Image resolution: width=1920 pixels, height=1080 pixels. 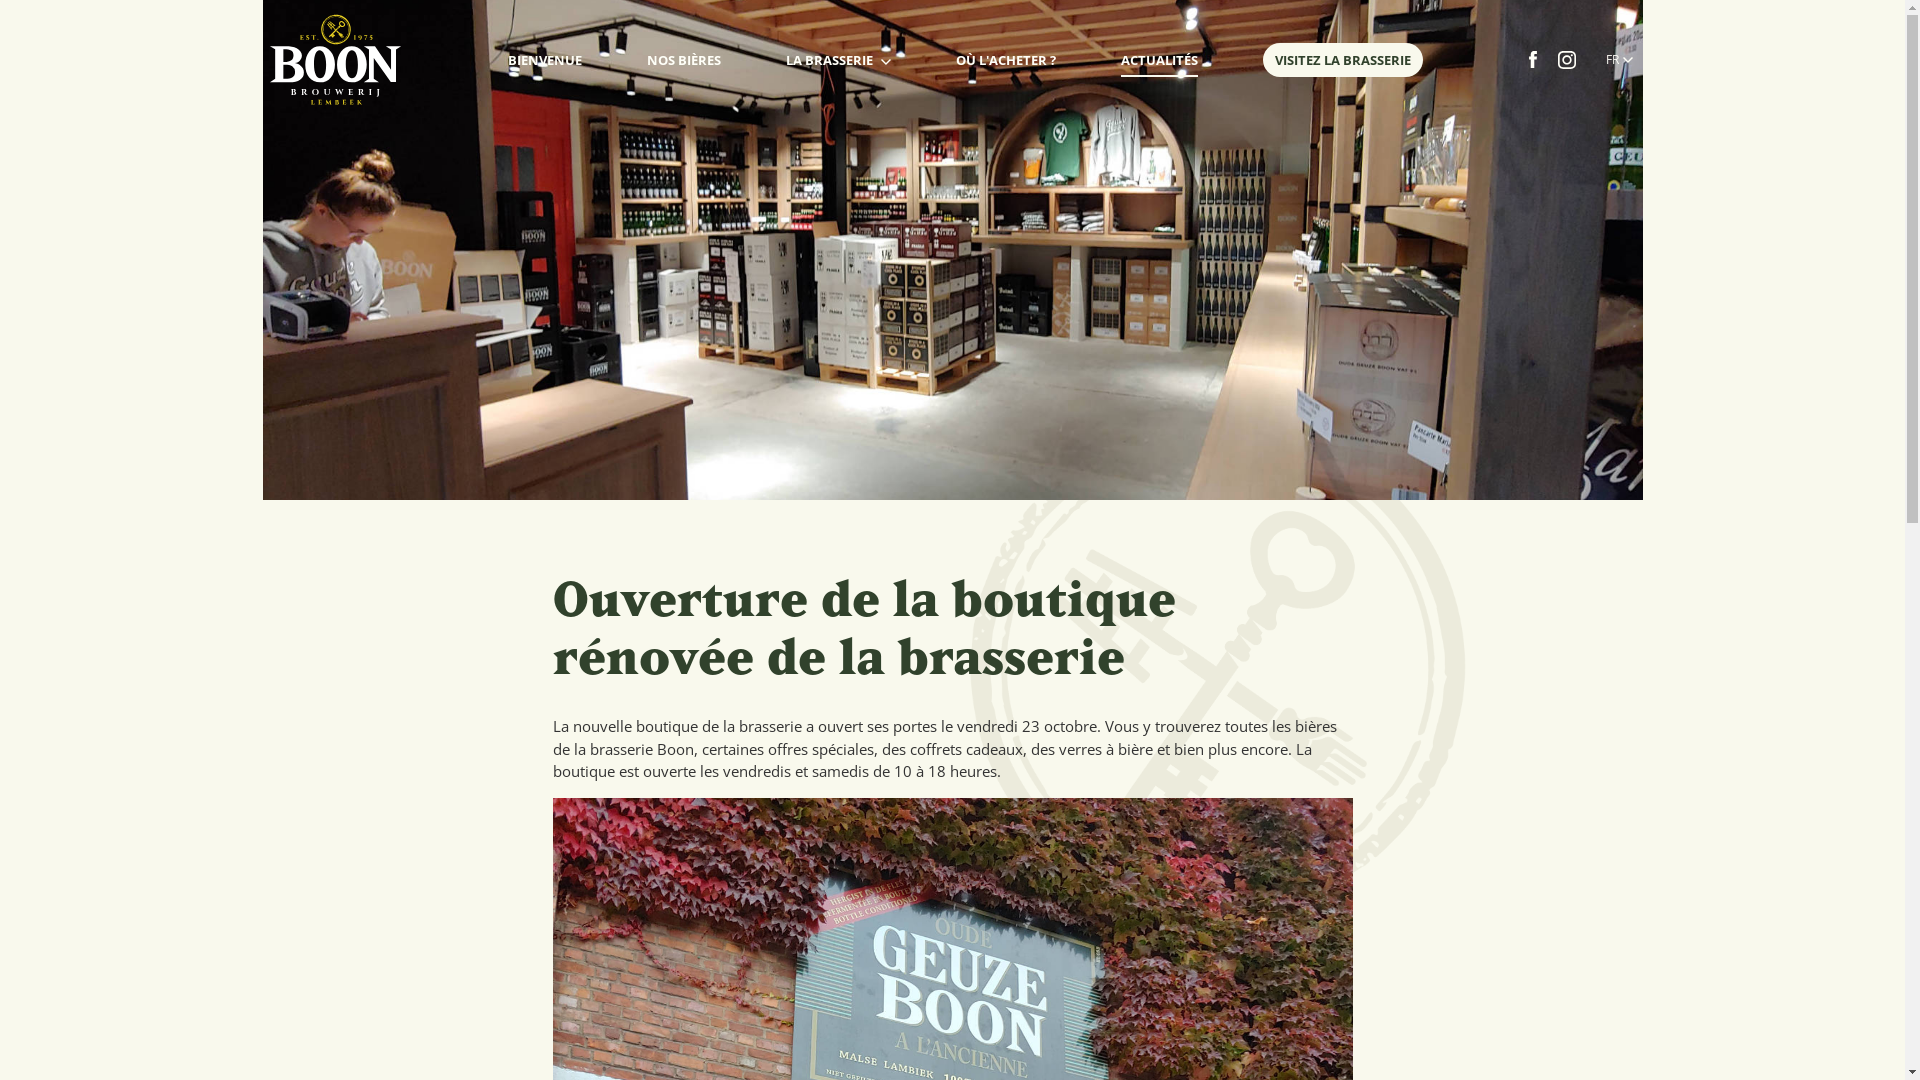 What do you see at coordinates (785, 59) in the screenshot?
I see `'LA BRASSERIE'` at bounding box center [785, 59].